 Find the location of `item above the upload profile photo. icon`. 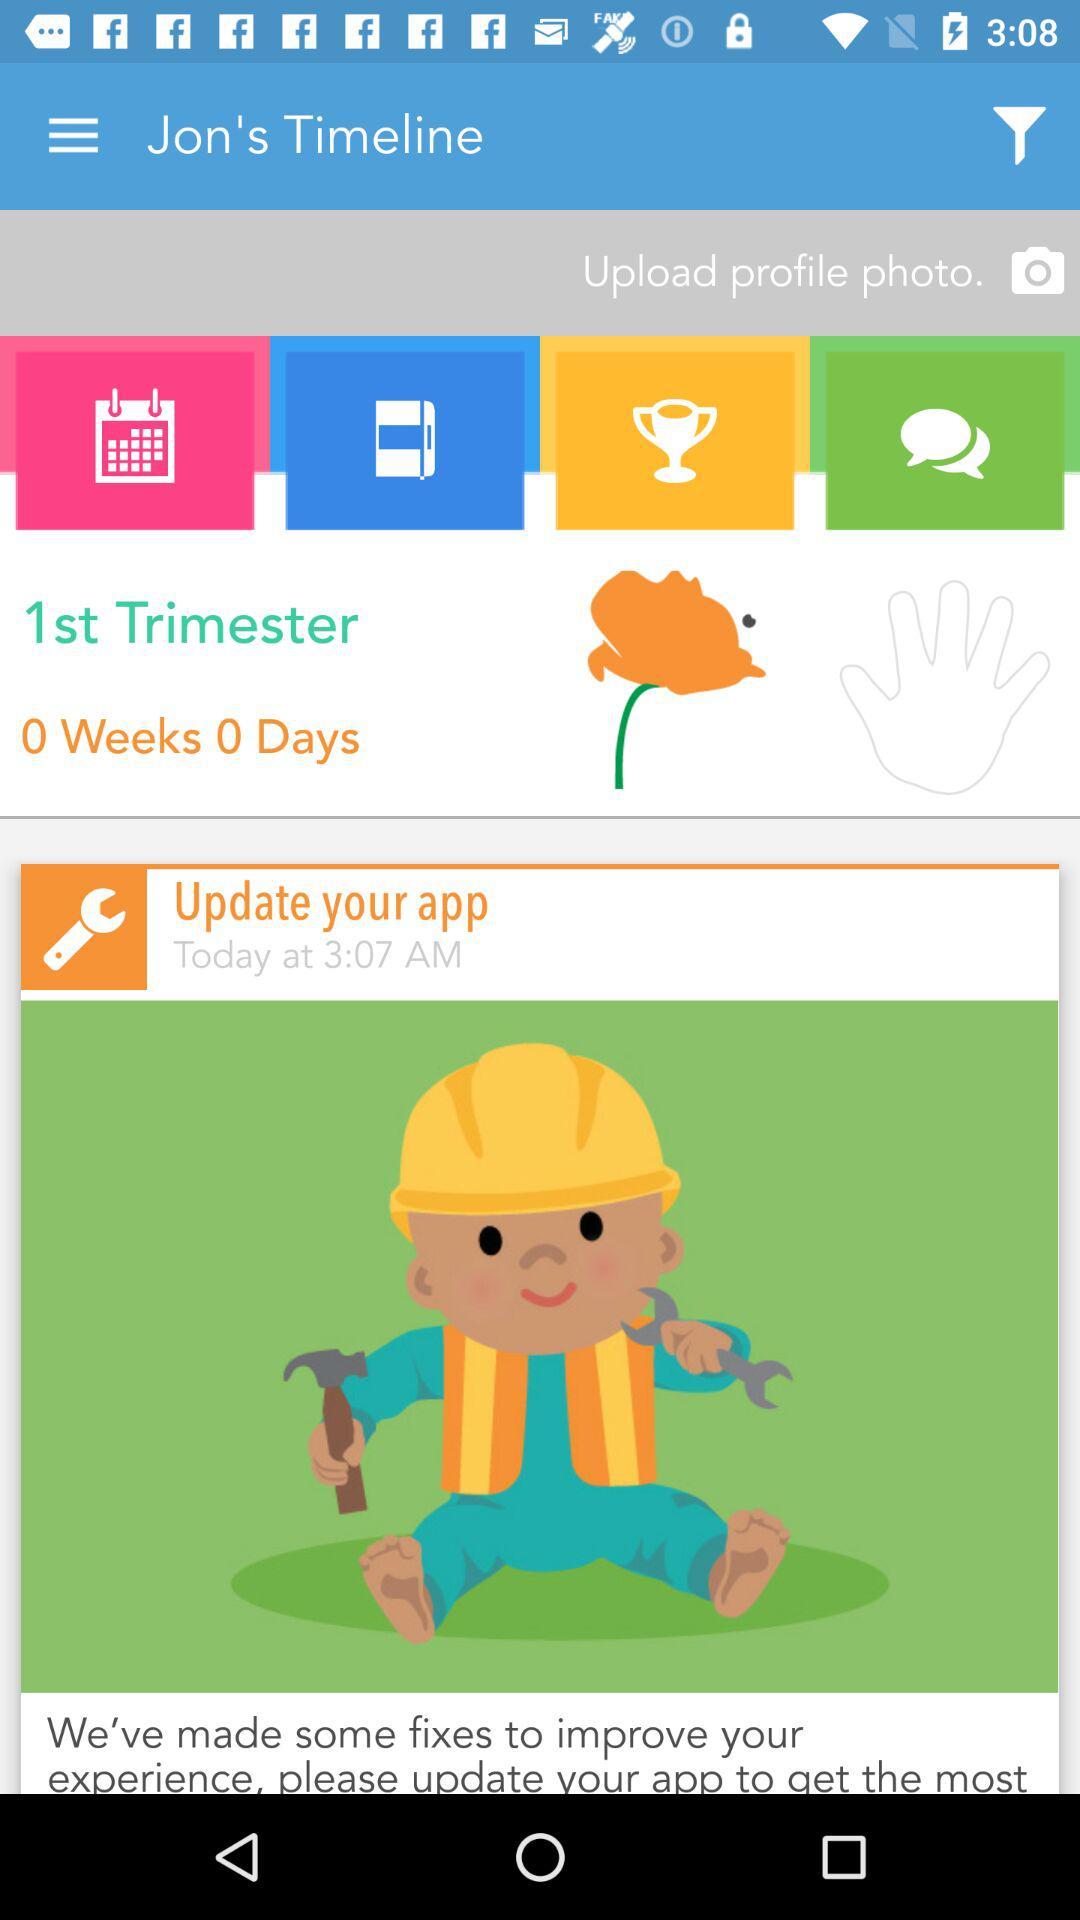

item above the upload profile photo. icon is located at coordinates (72, 135).